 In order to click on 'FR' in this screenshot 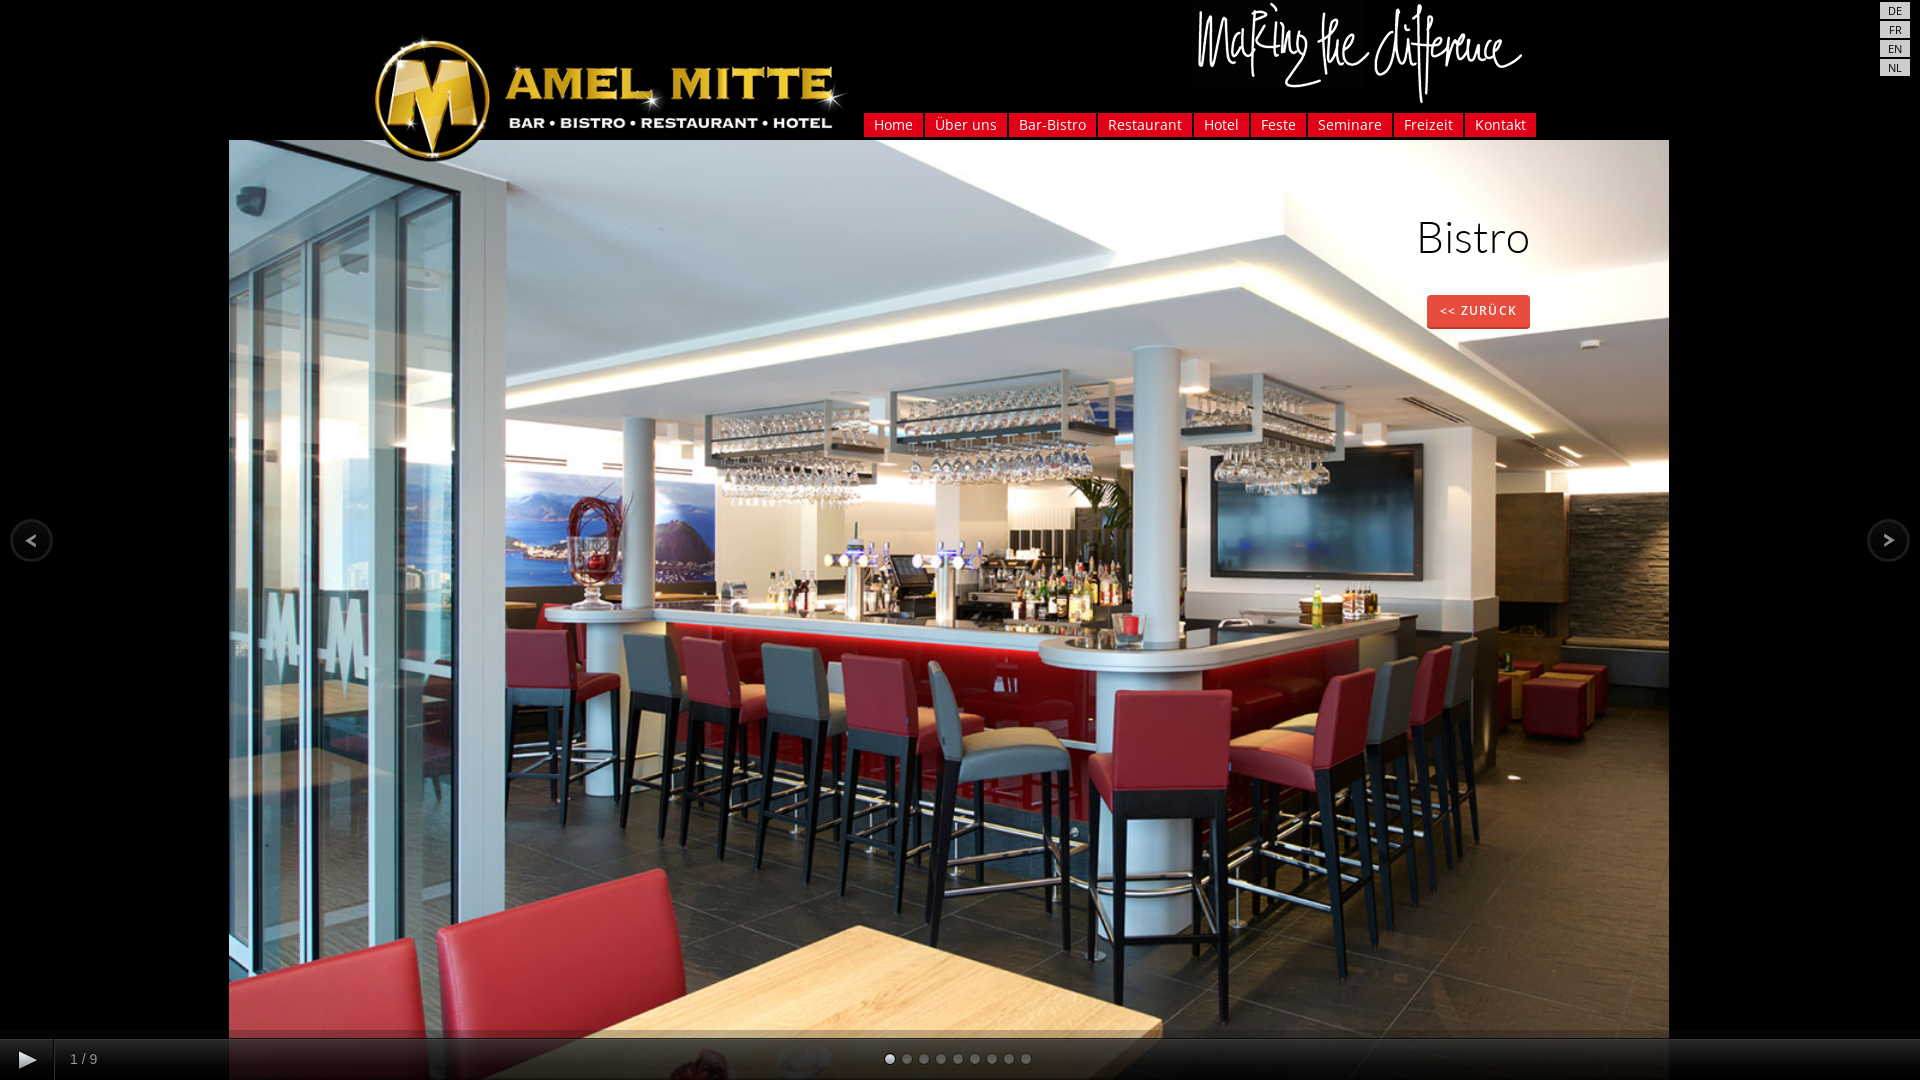, I will do `click(1893, 29)`.